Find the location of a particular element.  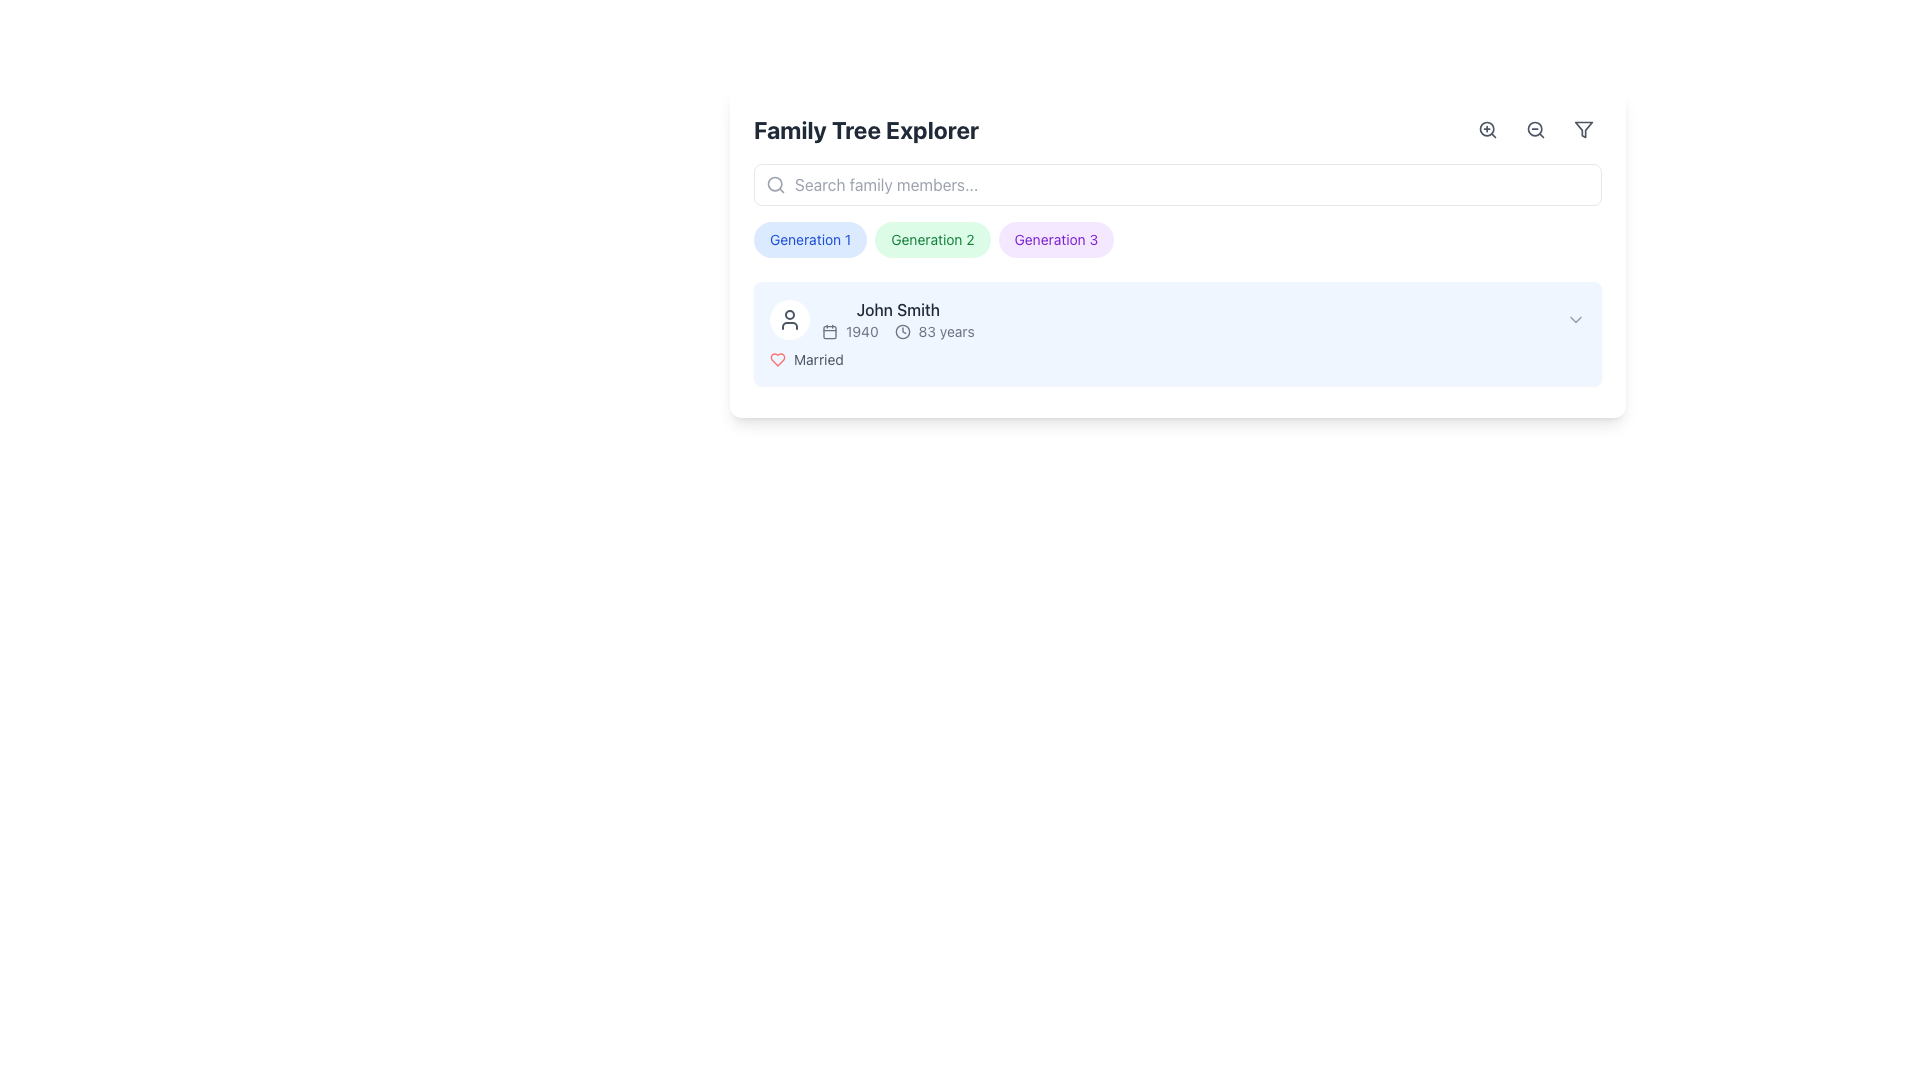

the zoom button located in the top-right corner of the interface is located at coordinates (1488, 130).